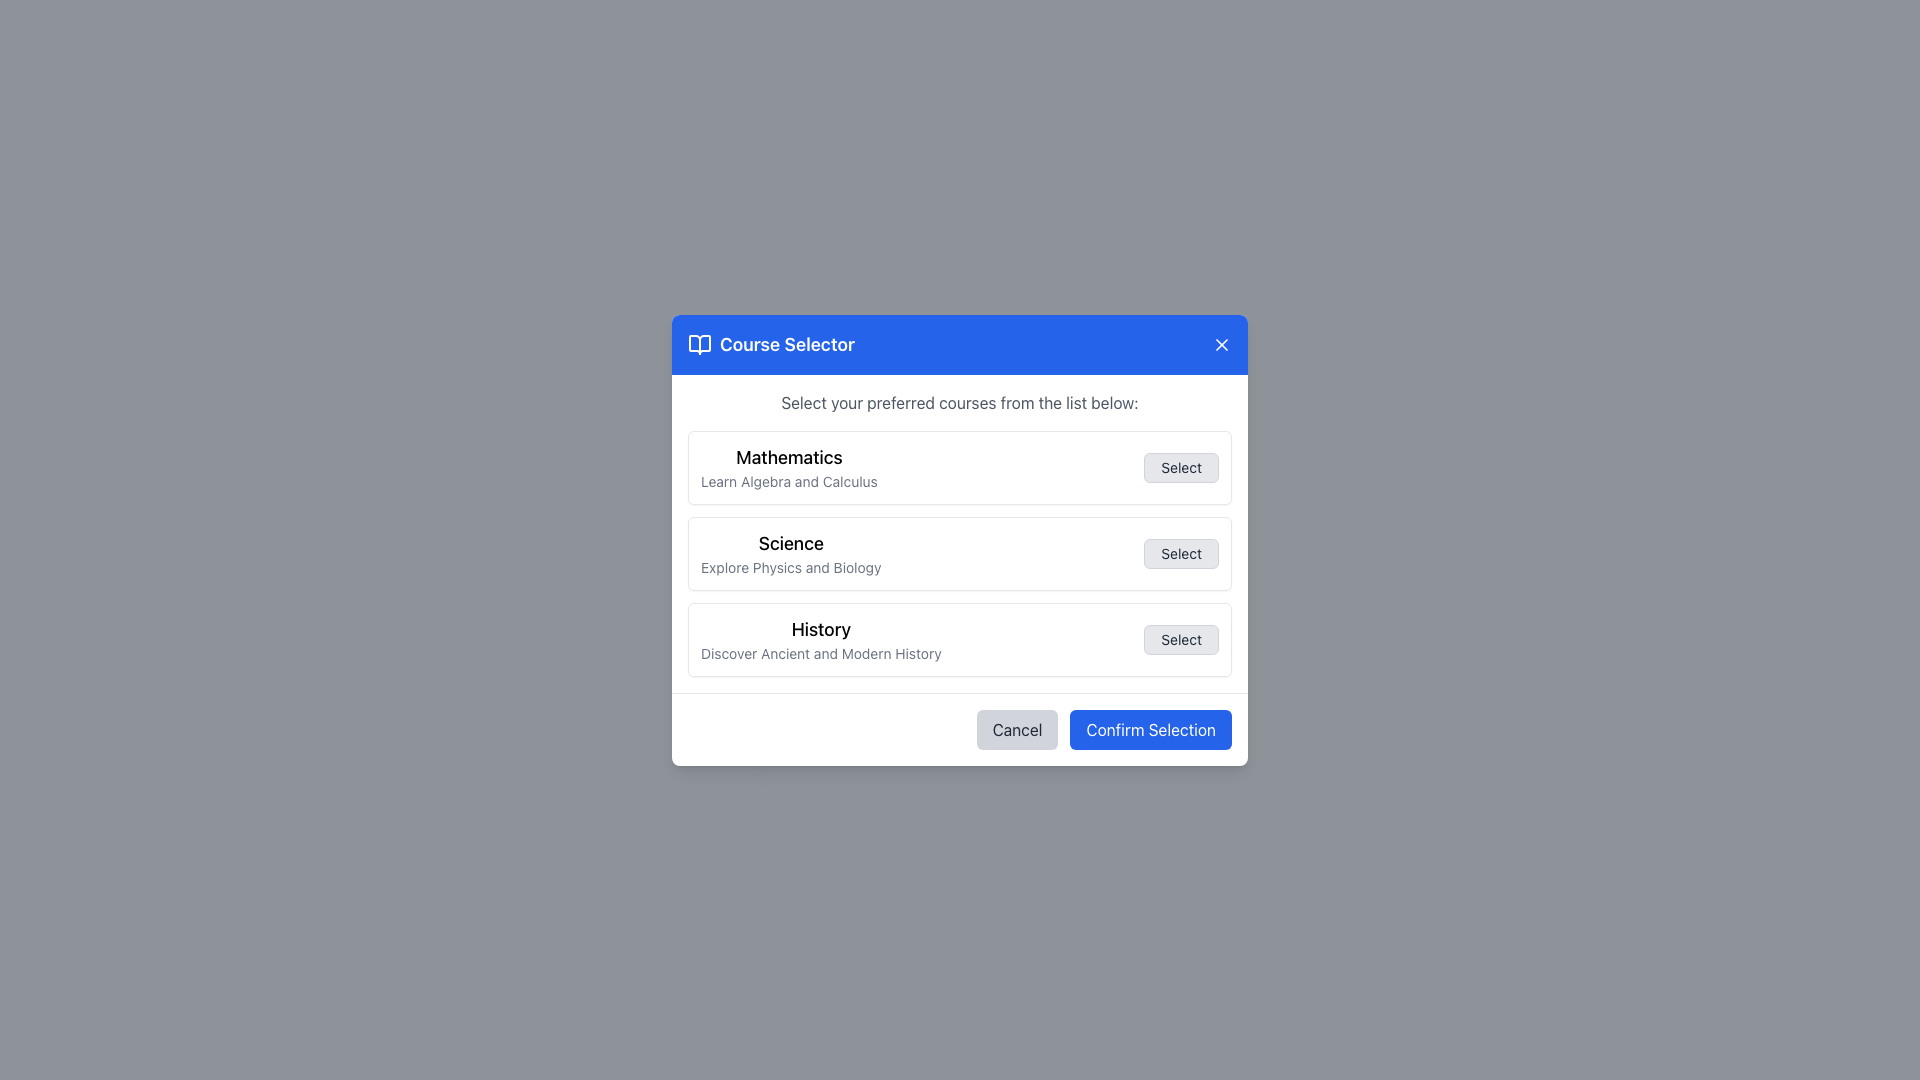 This screenshot has width=1920, height=1080. What do you see at coordinates (700, 343) in the screenshot?
I see `the blue open book icon located next to the 'Course Selector' text in the application header` at bounding box center [700, 343].